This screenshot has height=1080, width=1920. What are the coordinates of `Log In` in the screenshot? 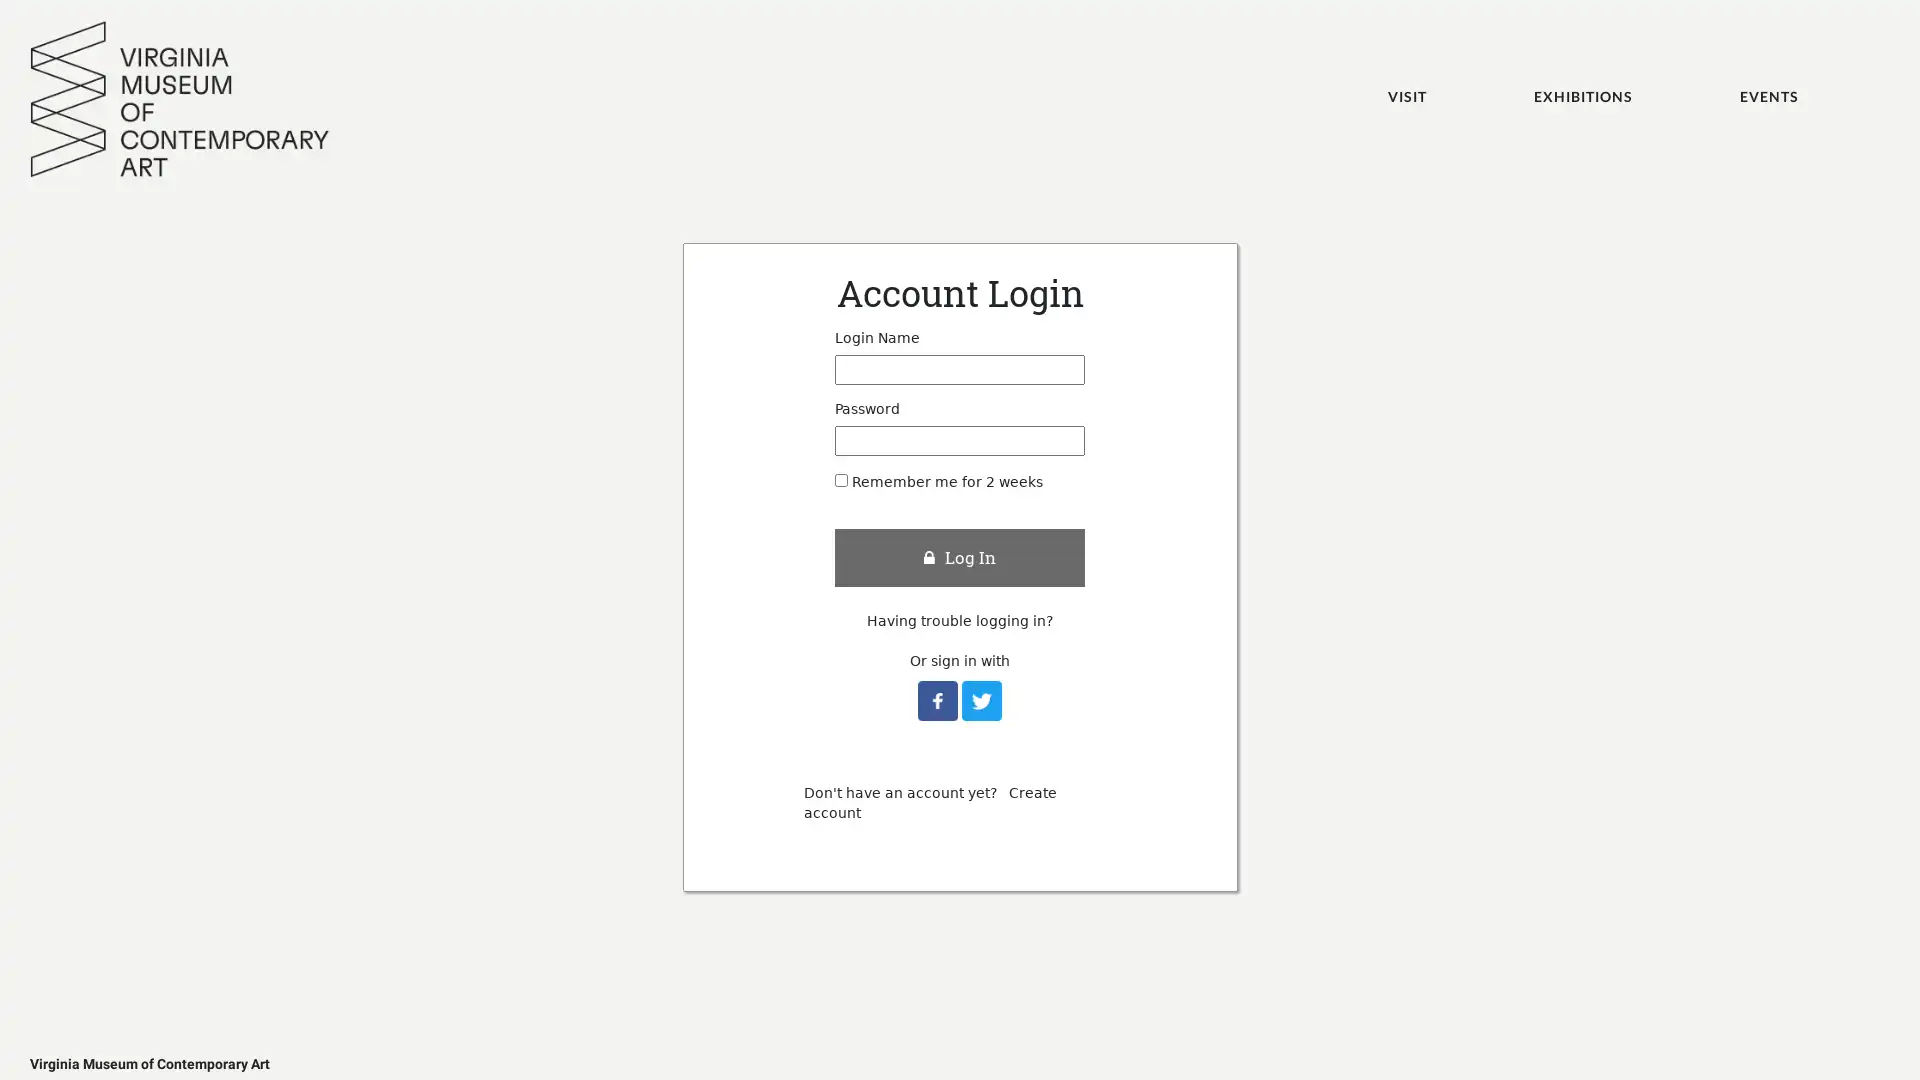 It's located at (960, 556).